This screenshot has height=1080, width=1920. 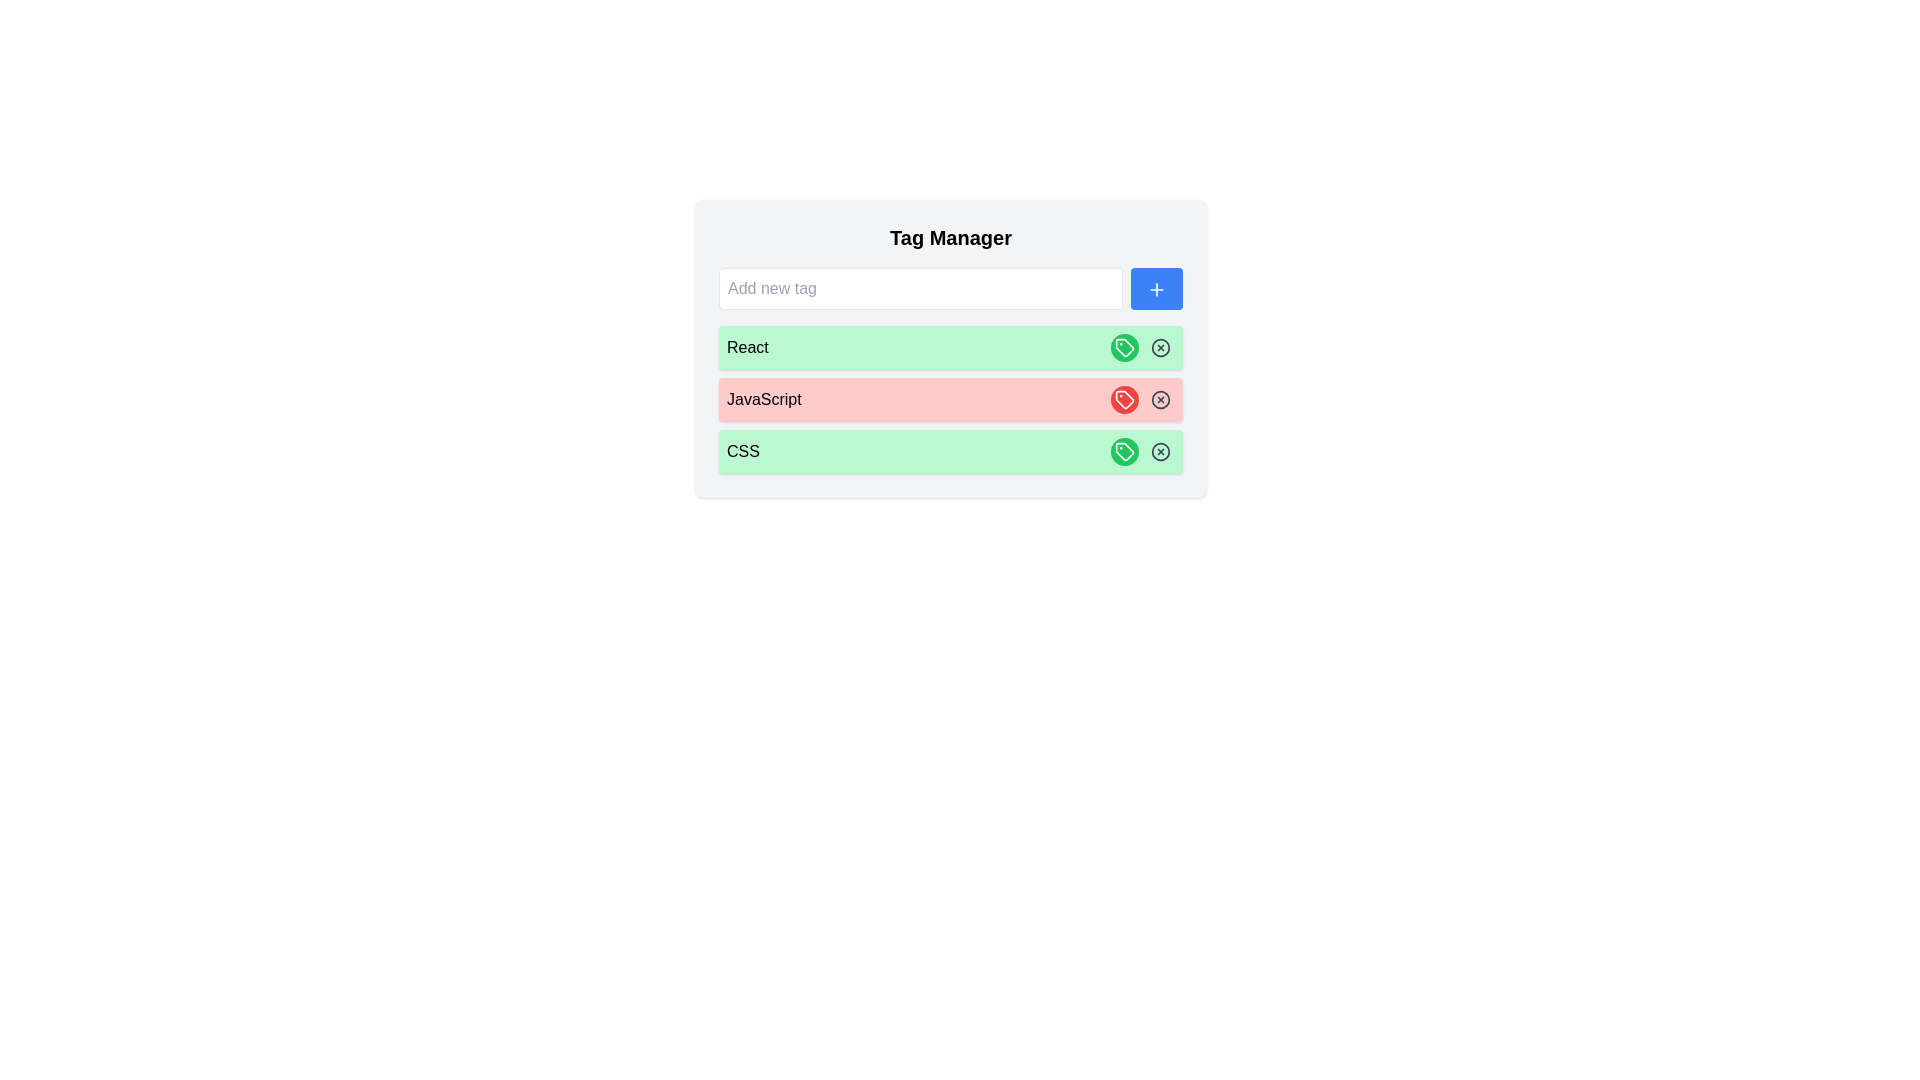 What do you see at coordinates (1161, 451) in the screenshot?
I see `'Delete' button for the tag labeled CSS` at bounding box center [1161, 451].